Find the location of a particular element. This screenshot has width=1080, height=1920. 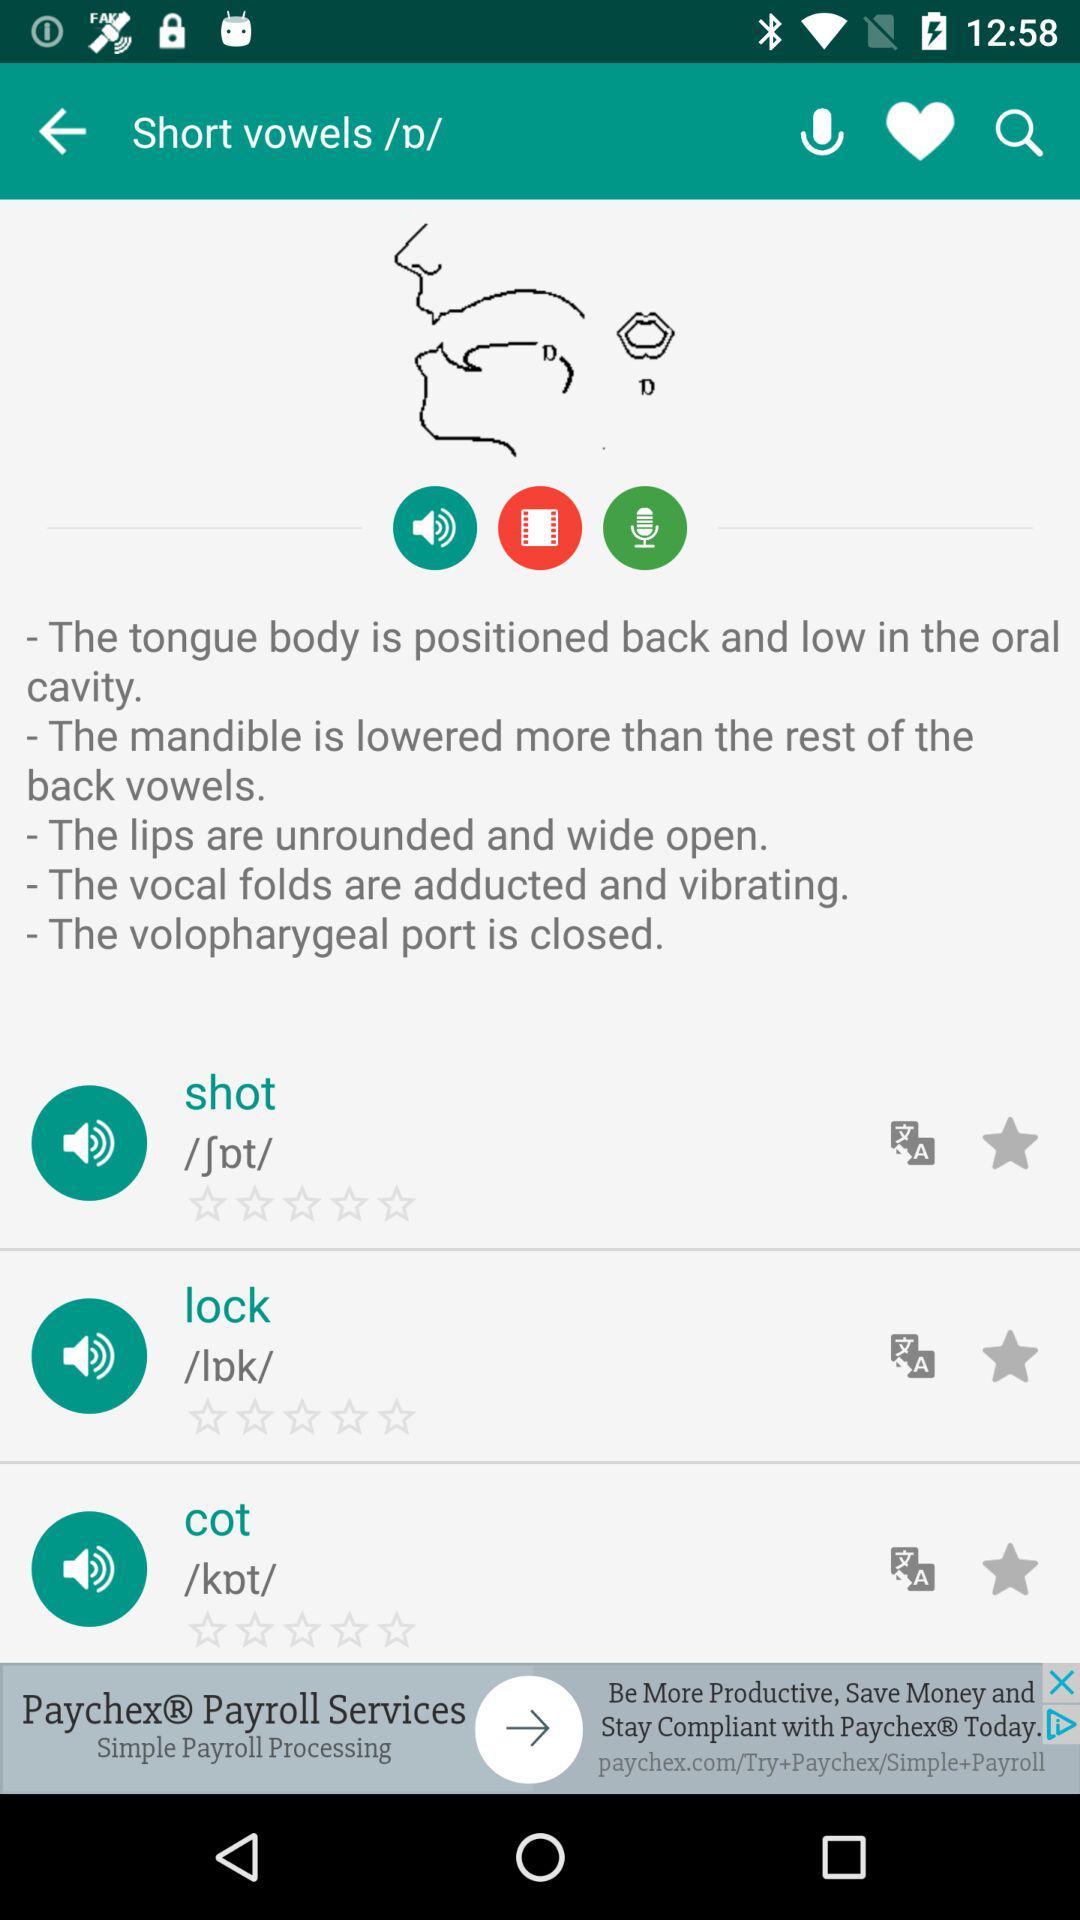

the arrow_backward icon is located at coordinates (61, 130).